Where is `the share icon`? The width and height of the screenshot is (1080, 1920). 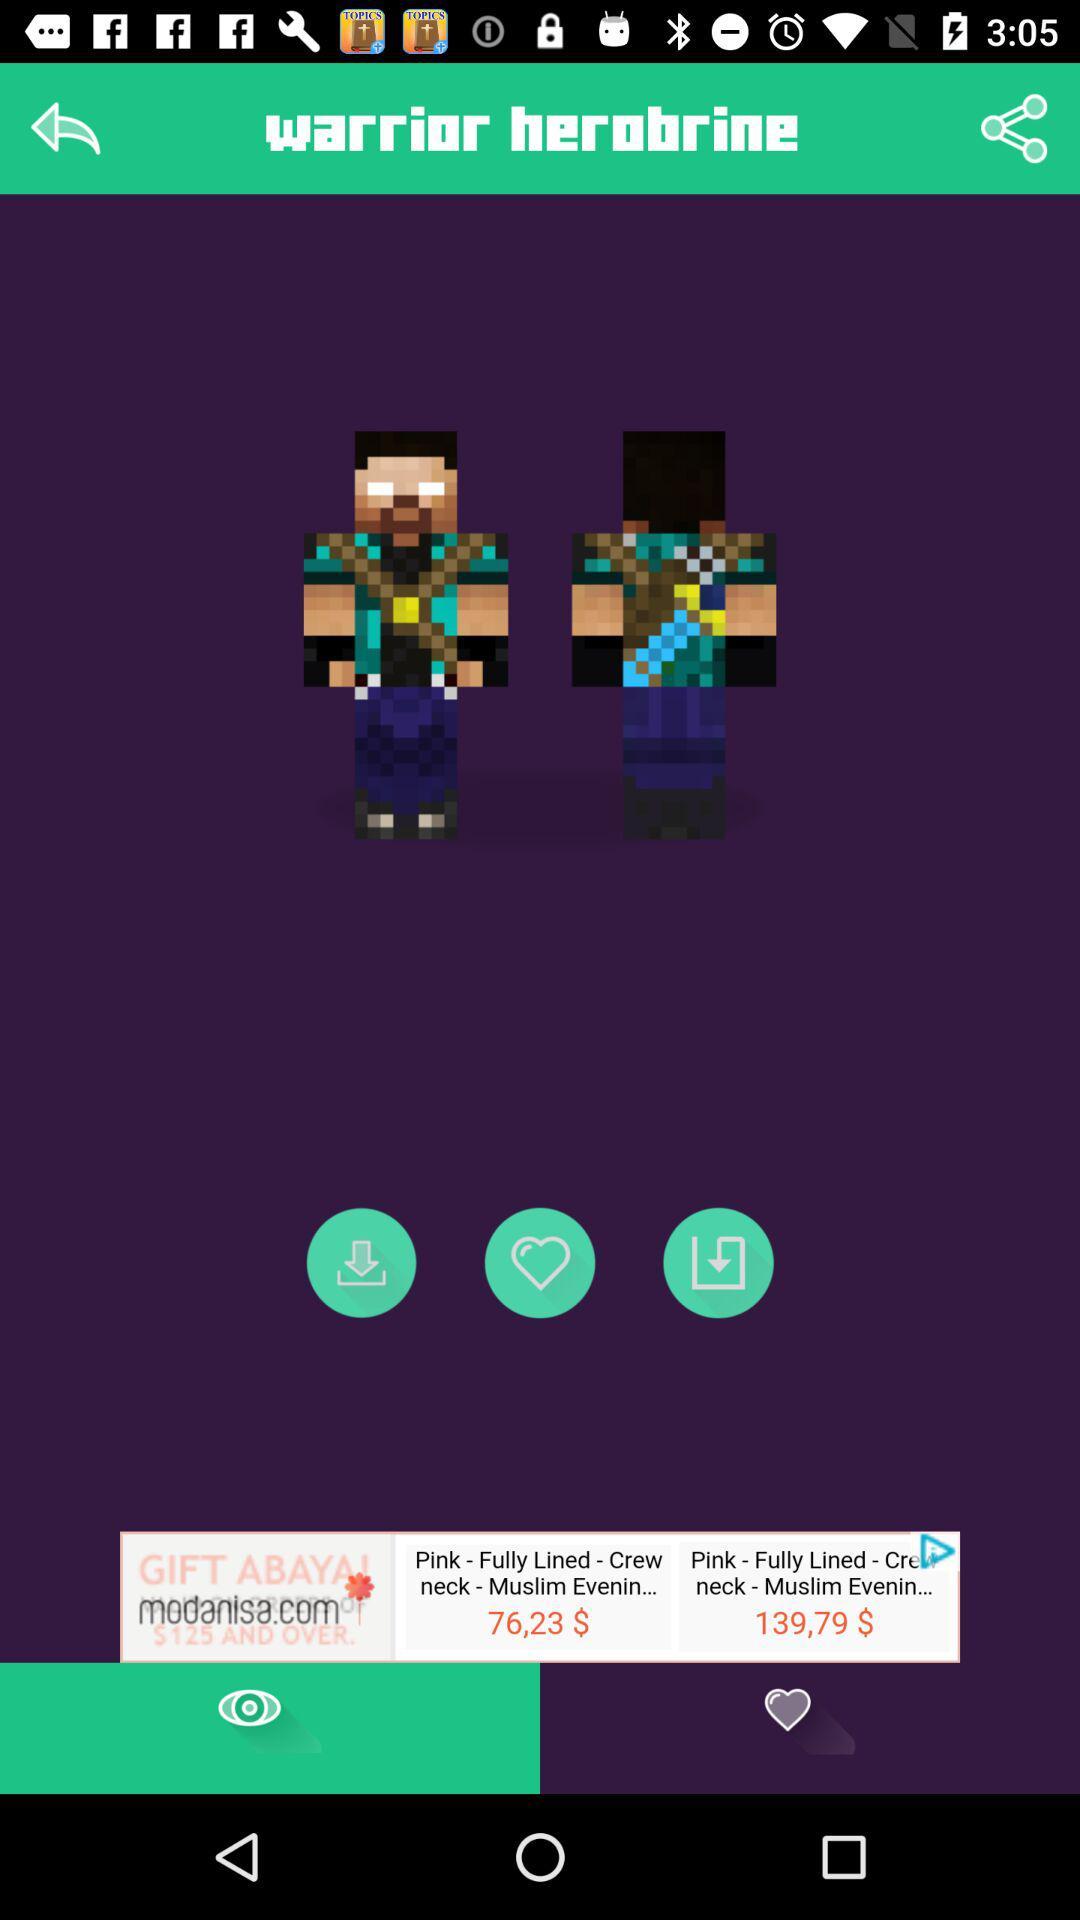
the share icon is located at coordinates (1014, 127).